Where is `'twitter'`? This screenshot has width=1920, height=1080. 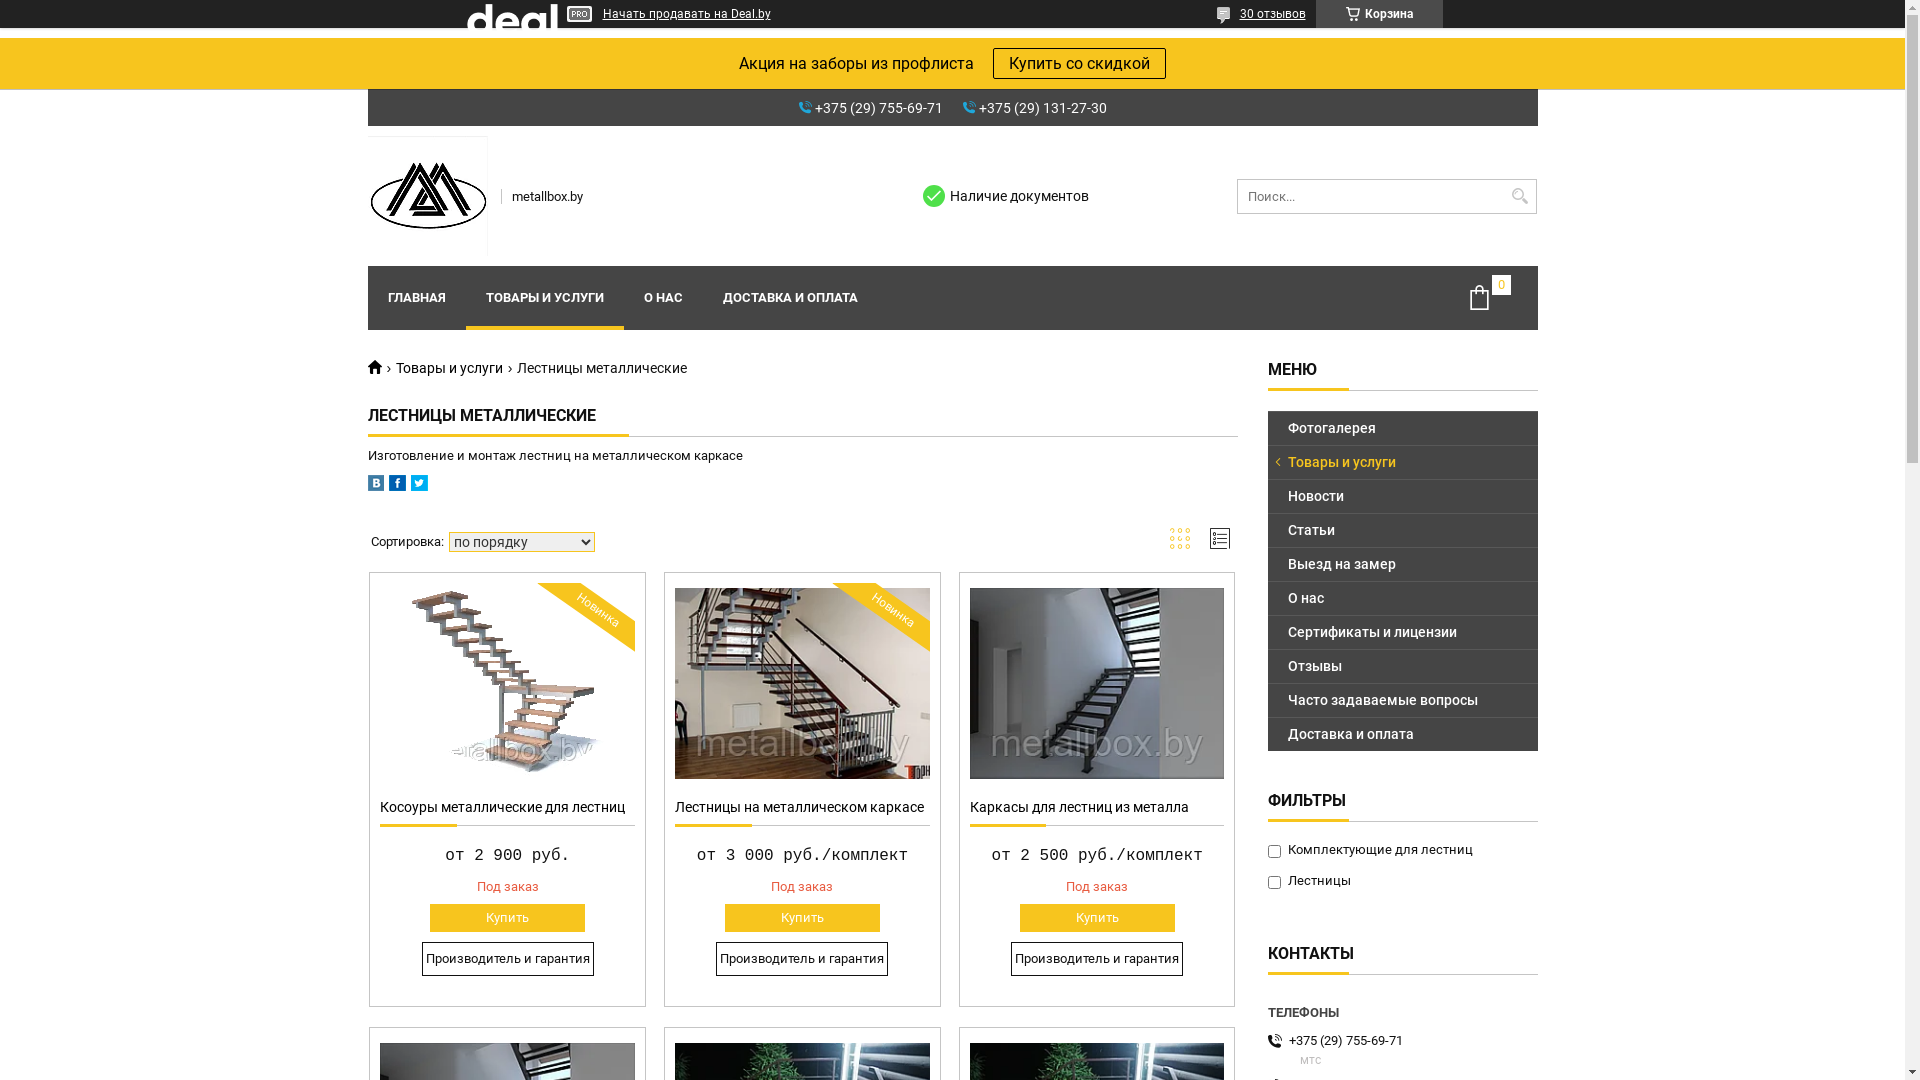
'twitter' is located at coordinates (417, 486).